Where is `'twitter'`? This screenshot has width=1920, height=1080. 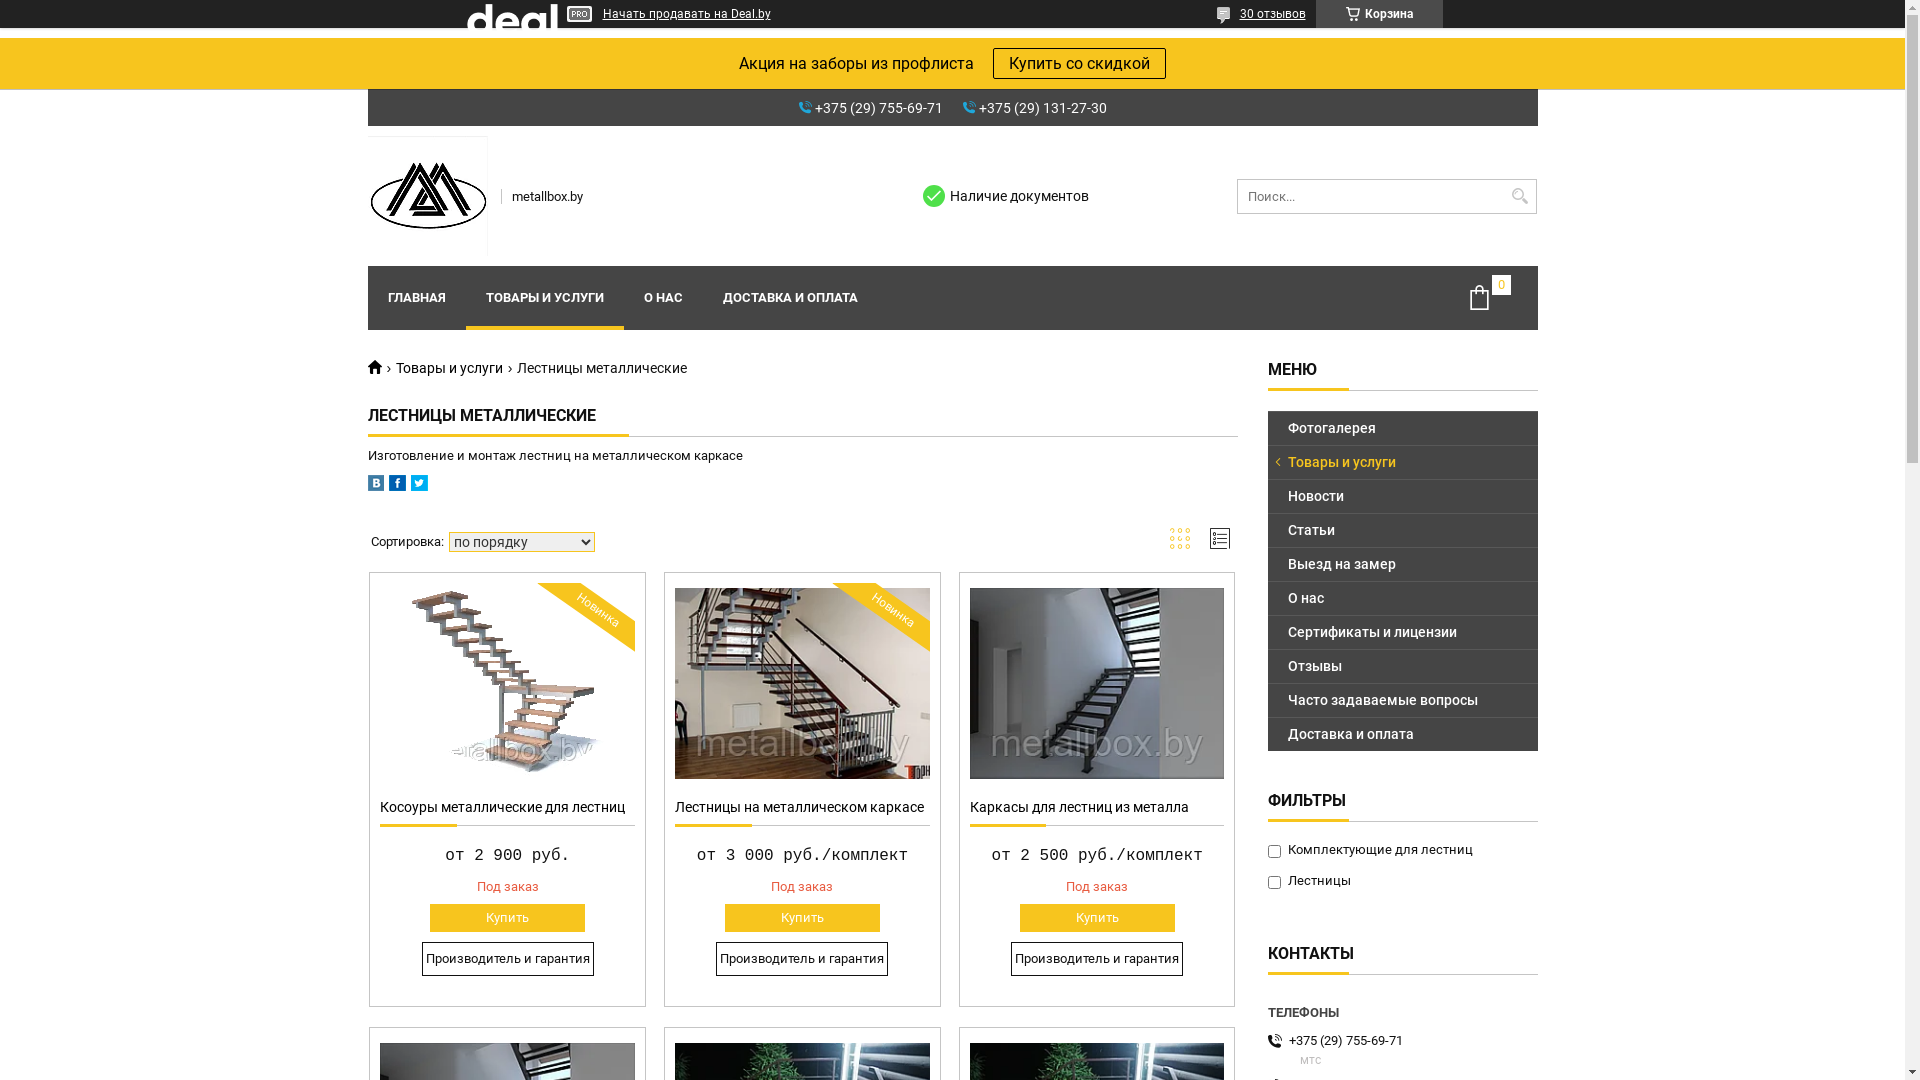
'twitter' is located at coordinates (417, 486).